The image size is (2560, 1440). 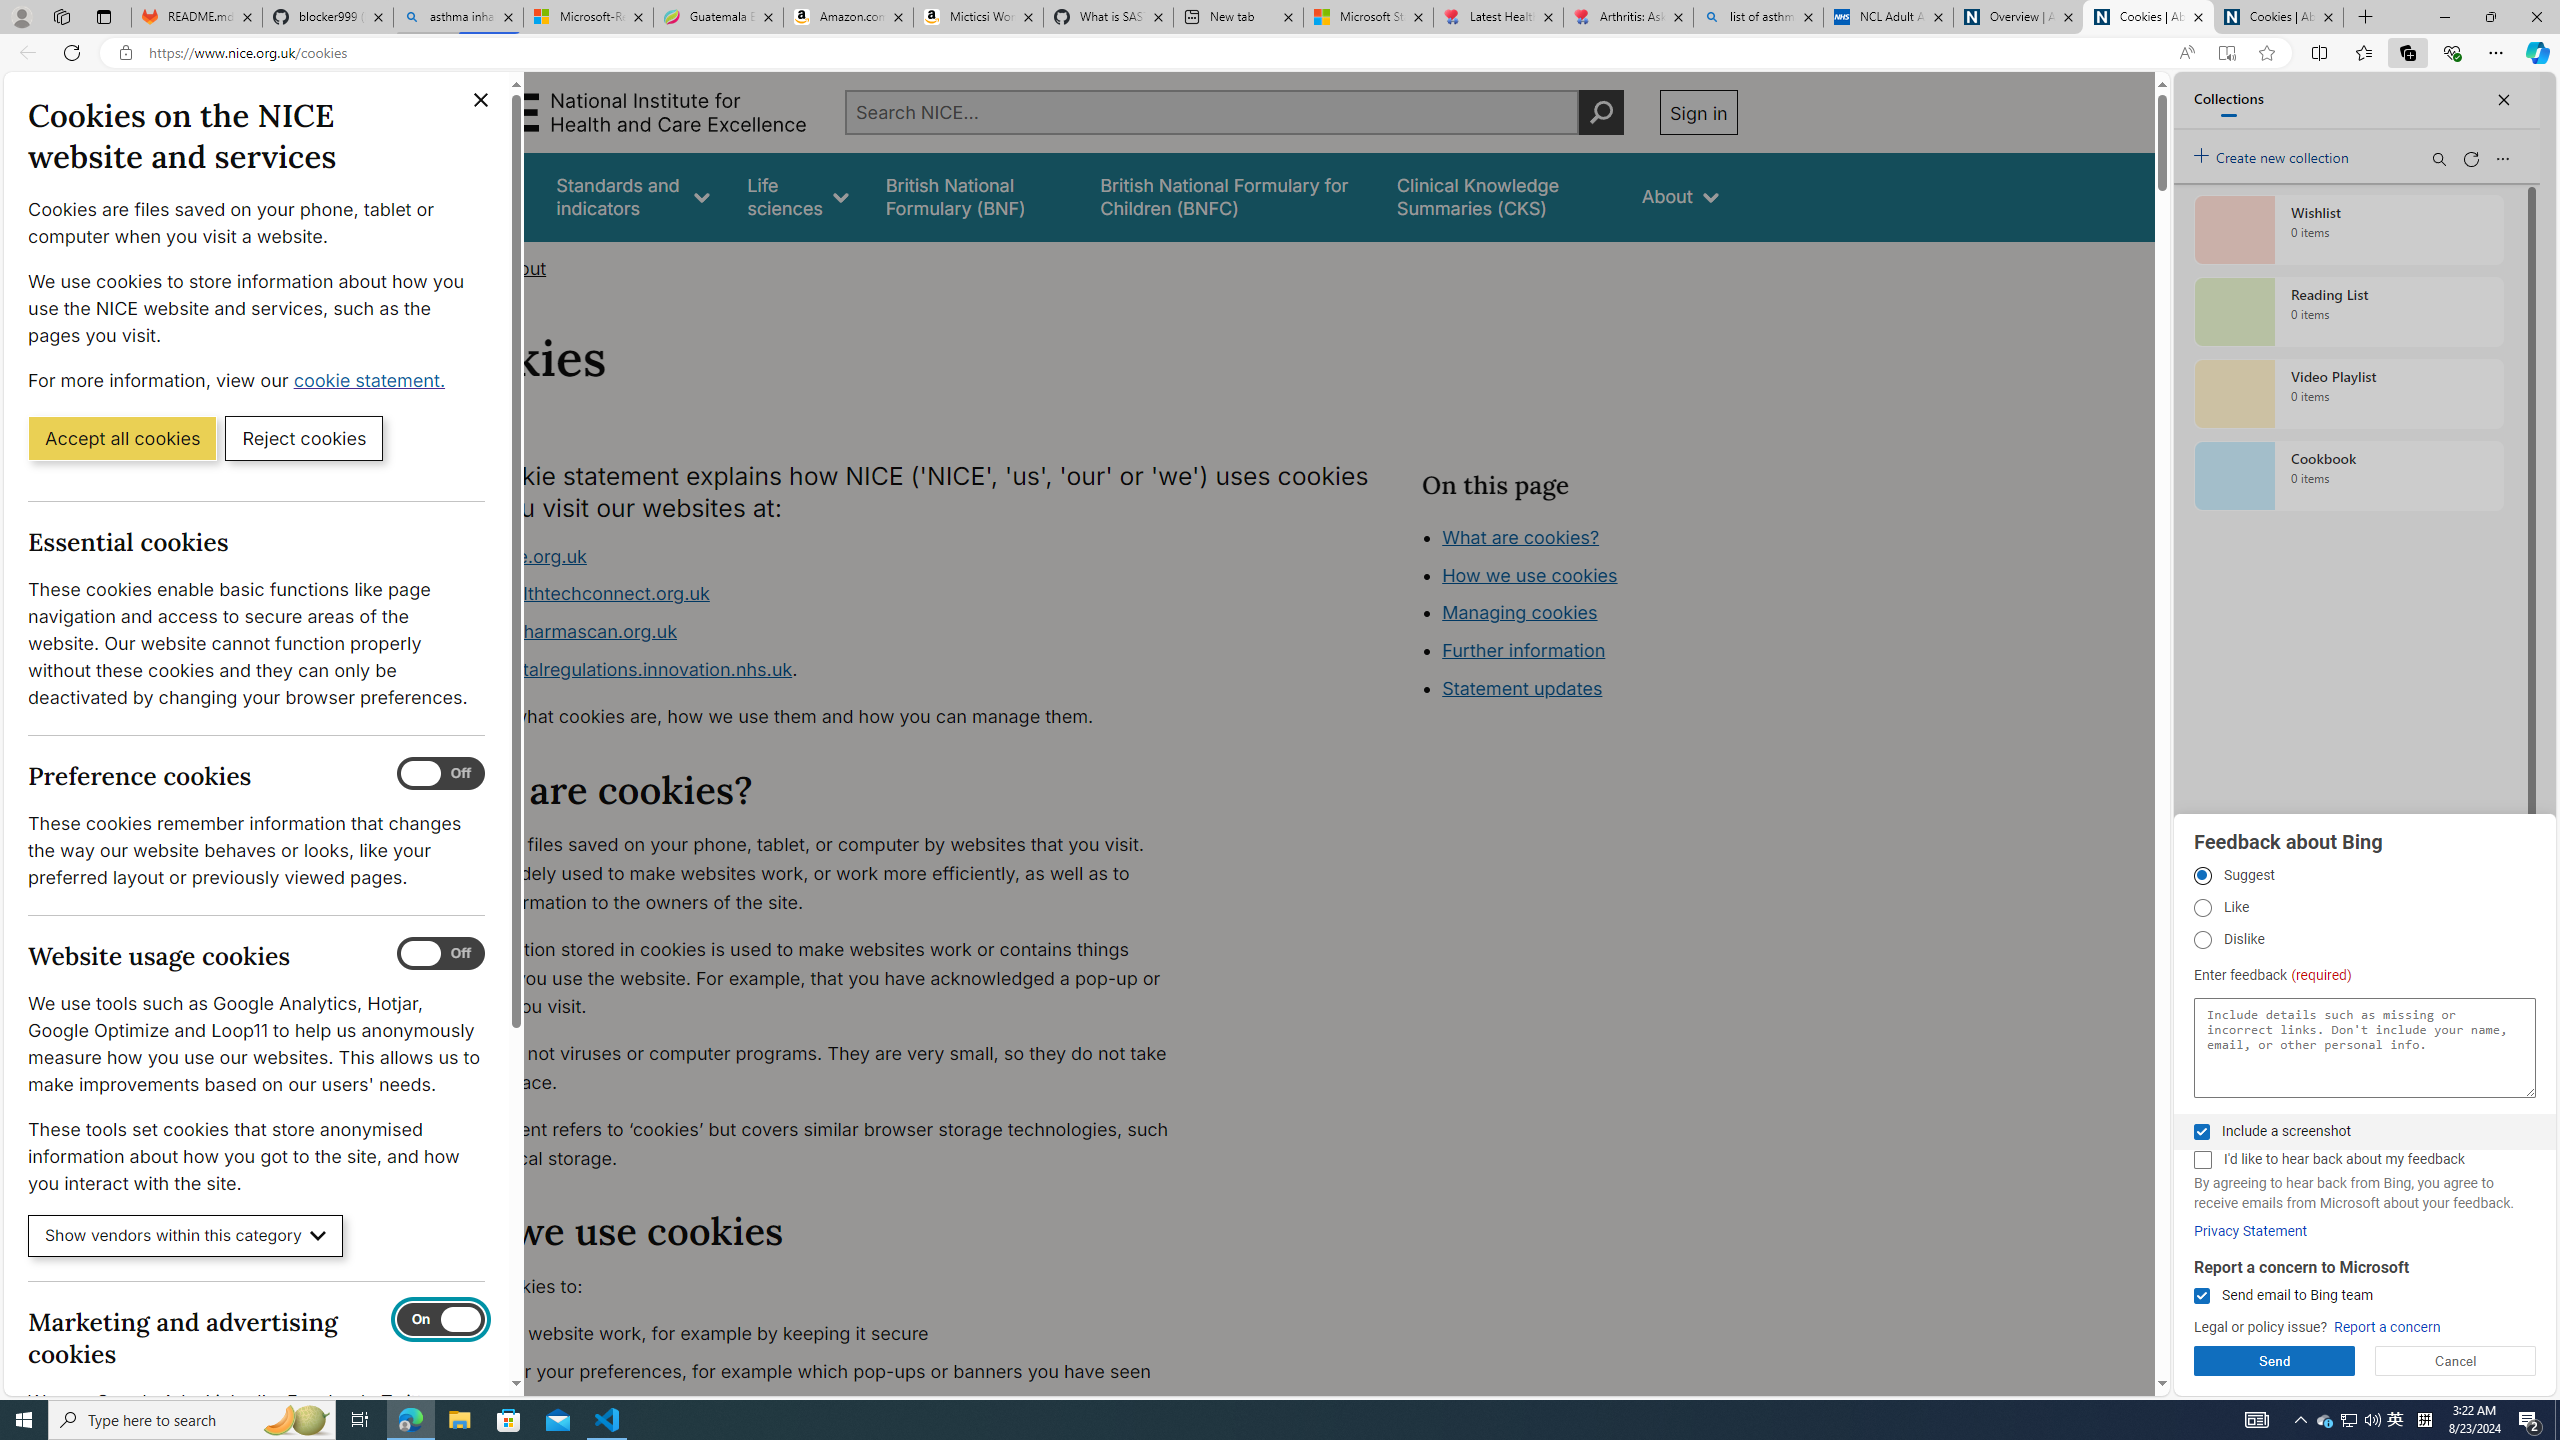 What do you see at coordinates (2201, 1158) in the screenshot?
I see `'I'` at bounding box center [2201, 1158].